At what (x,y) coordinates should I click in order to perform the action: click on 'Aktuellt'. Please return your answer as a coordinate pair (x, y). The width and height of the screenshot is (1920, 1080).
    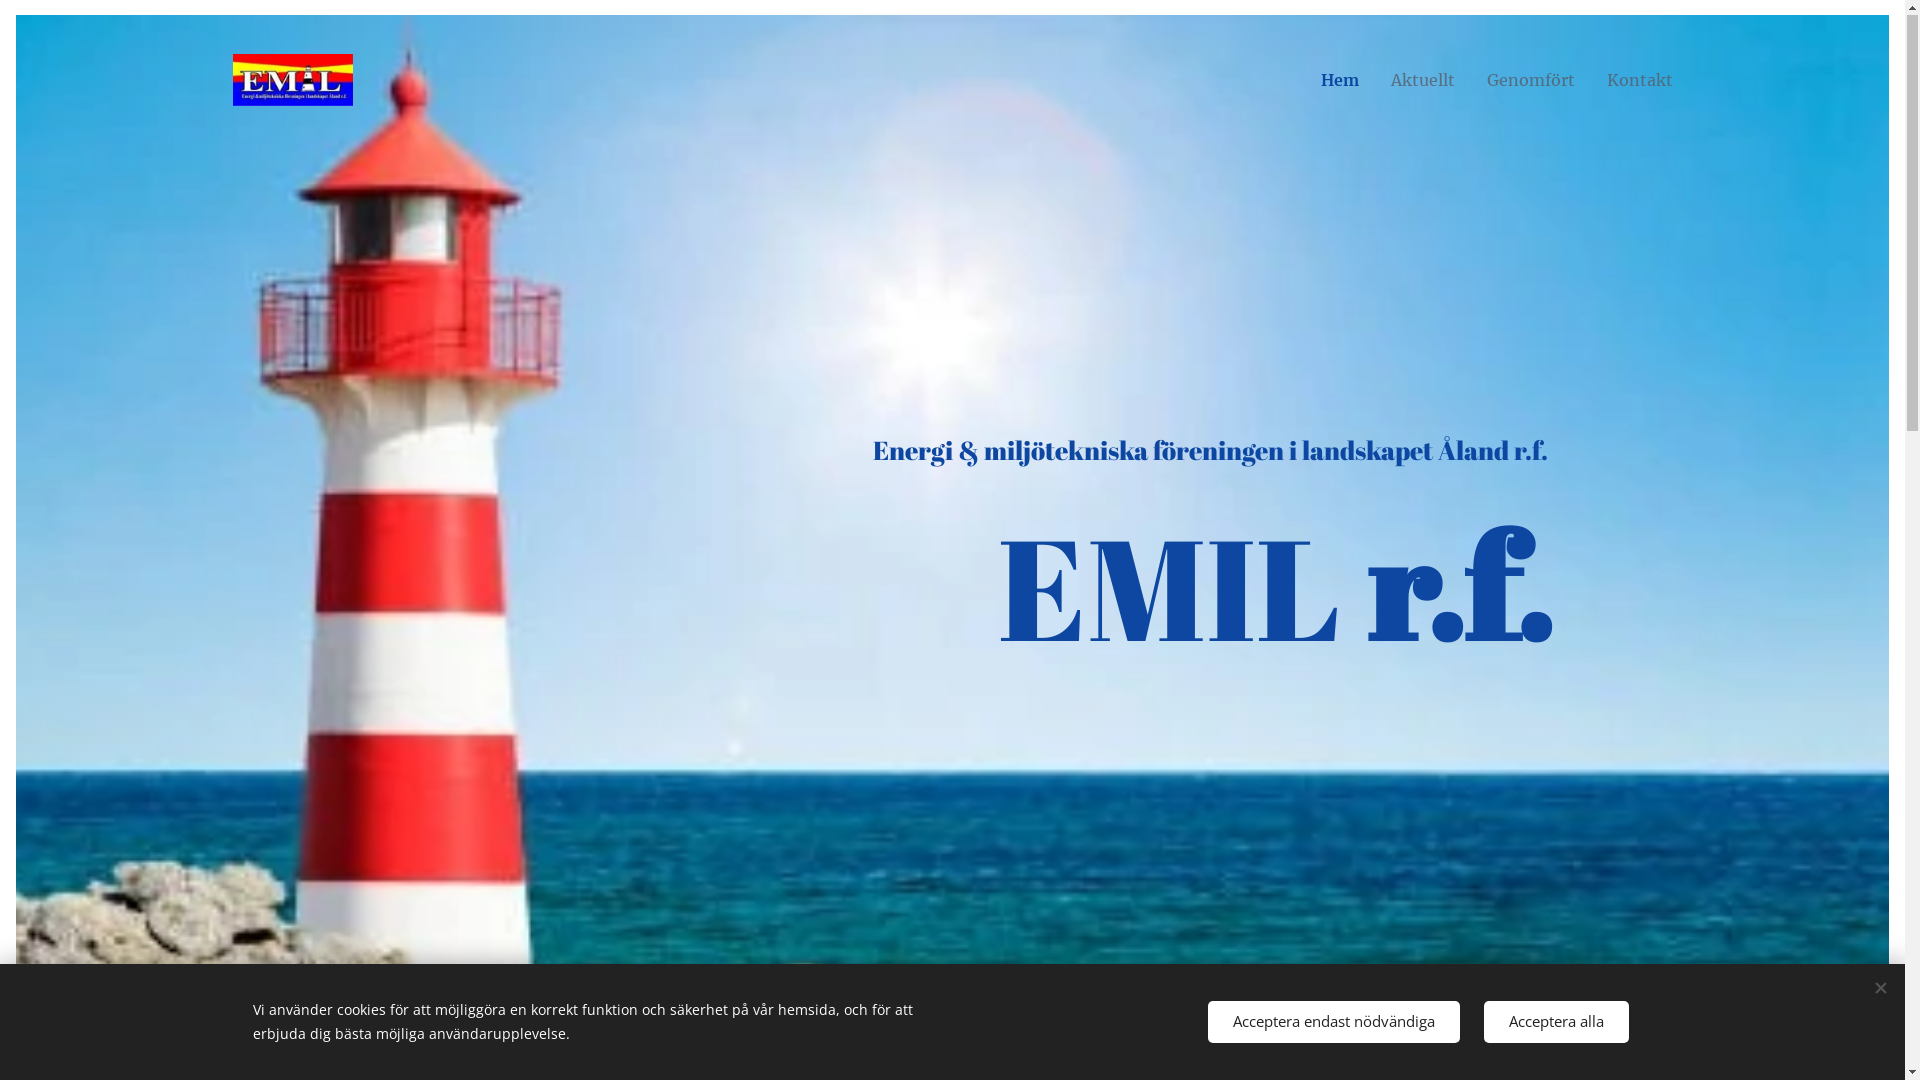
    Looking at the image, I should click on (1420, 80).